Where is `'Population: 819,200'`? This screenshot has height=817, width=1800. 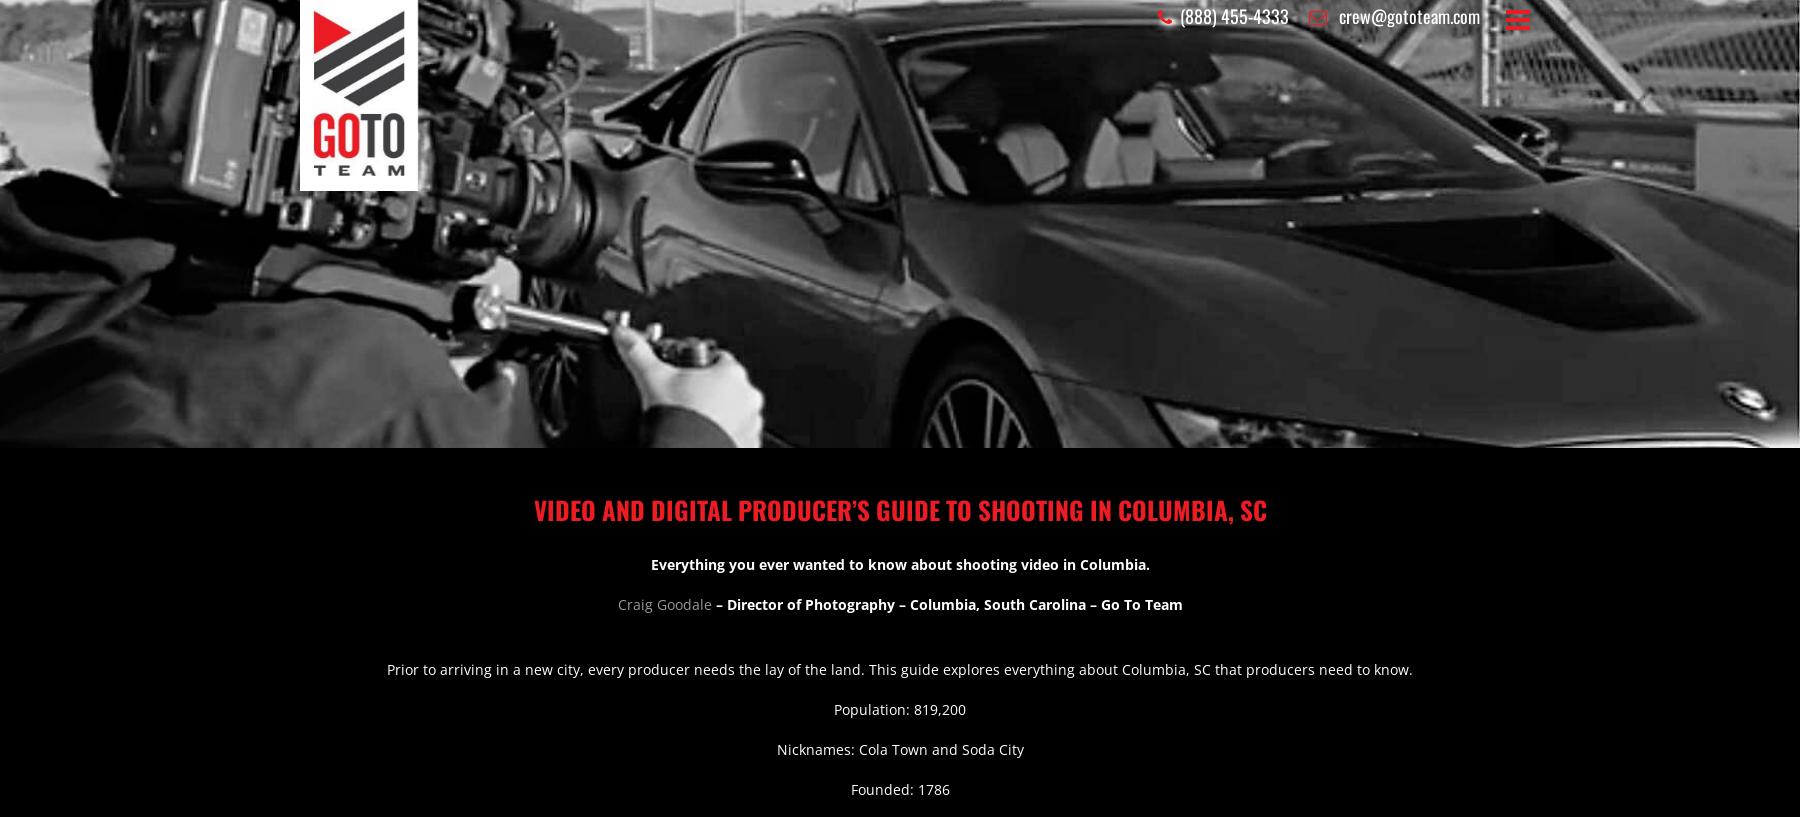
'Population: 819,200' is located at coordinates (833, 708).